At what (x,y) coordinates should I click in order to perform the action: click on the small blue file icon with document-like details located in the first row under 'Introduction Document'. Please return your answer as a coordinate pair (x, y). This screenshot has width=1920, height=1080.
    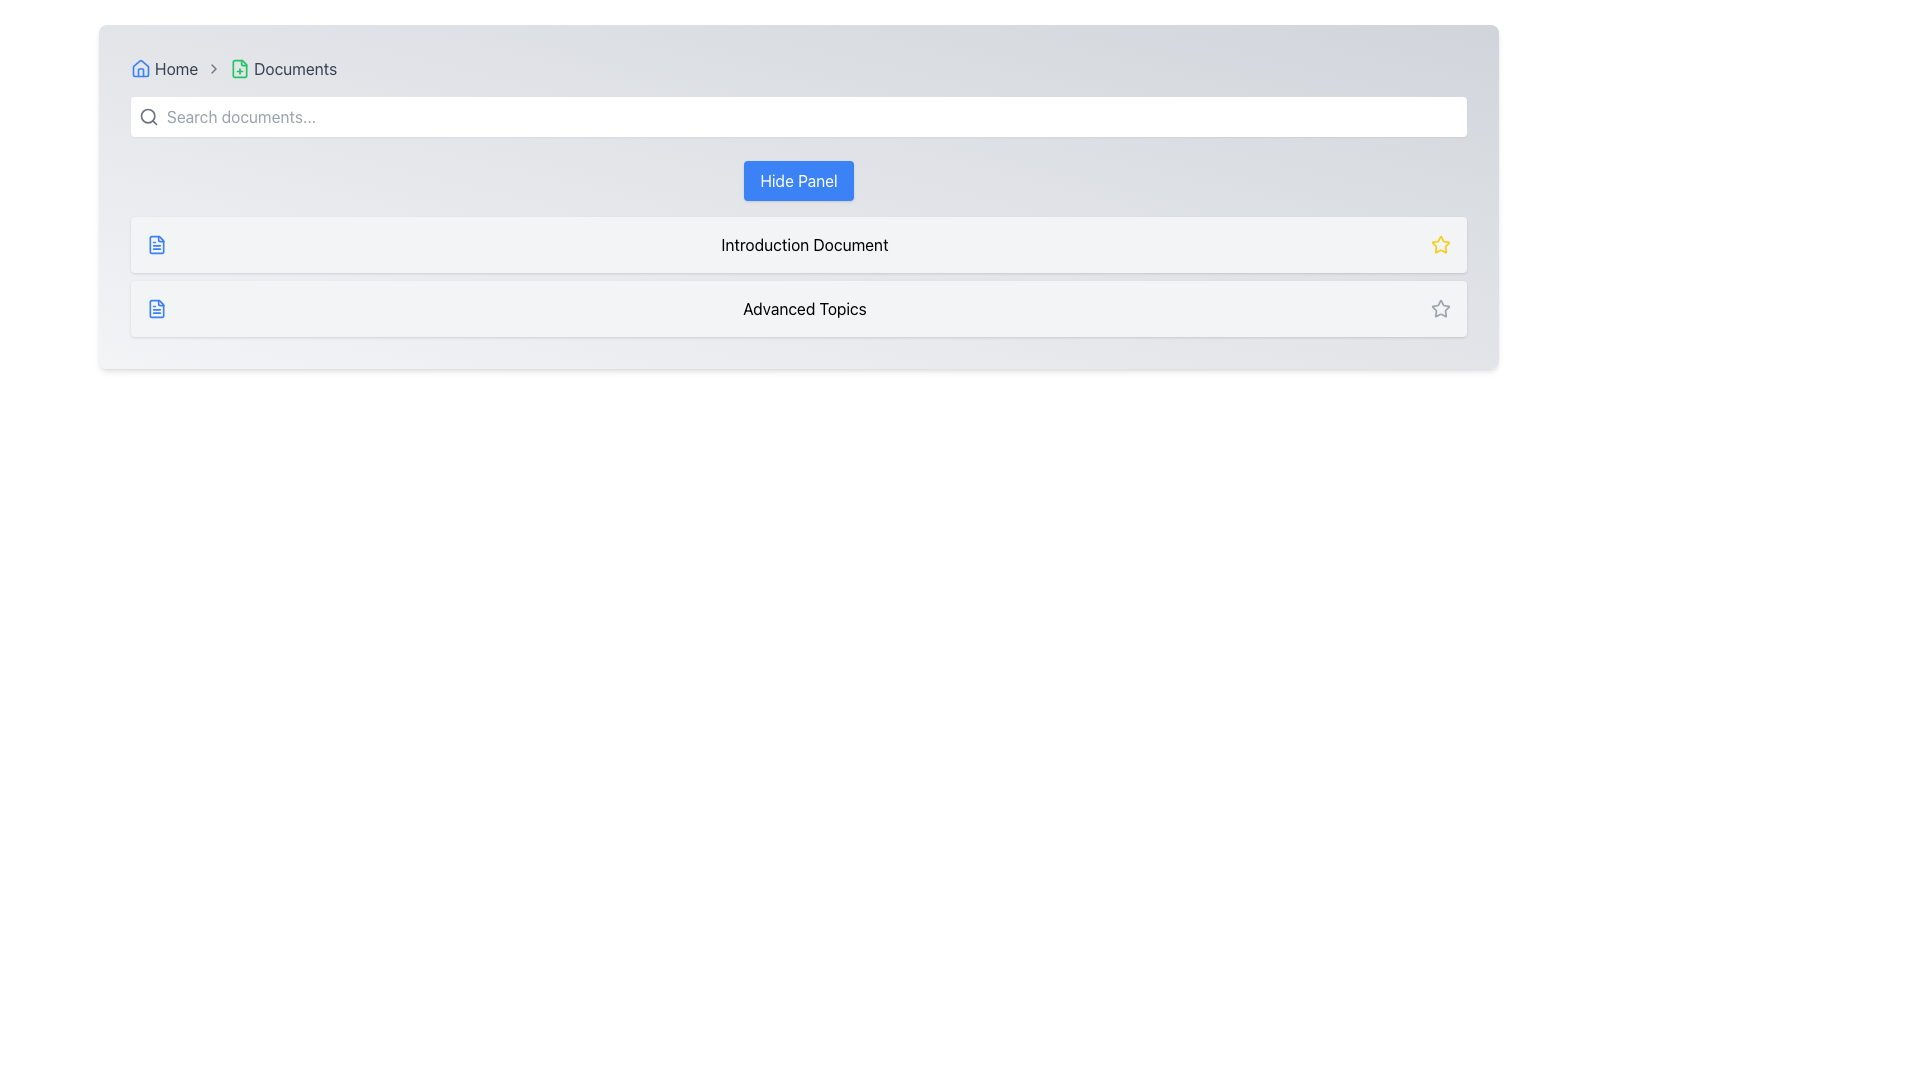
    Looking at the image, I should click on (156, 244).